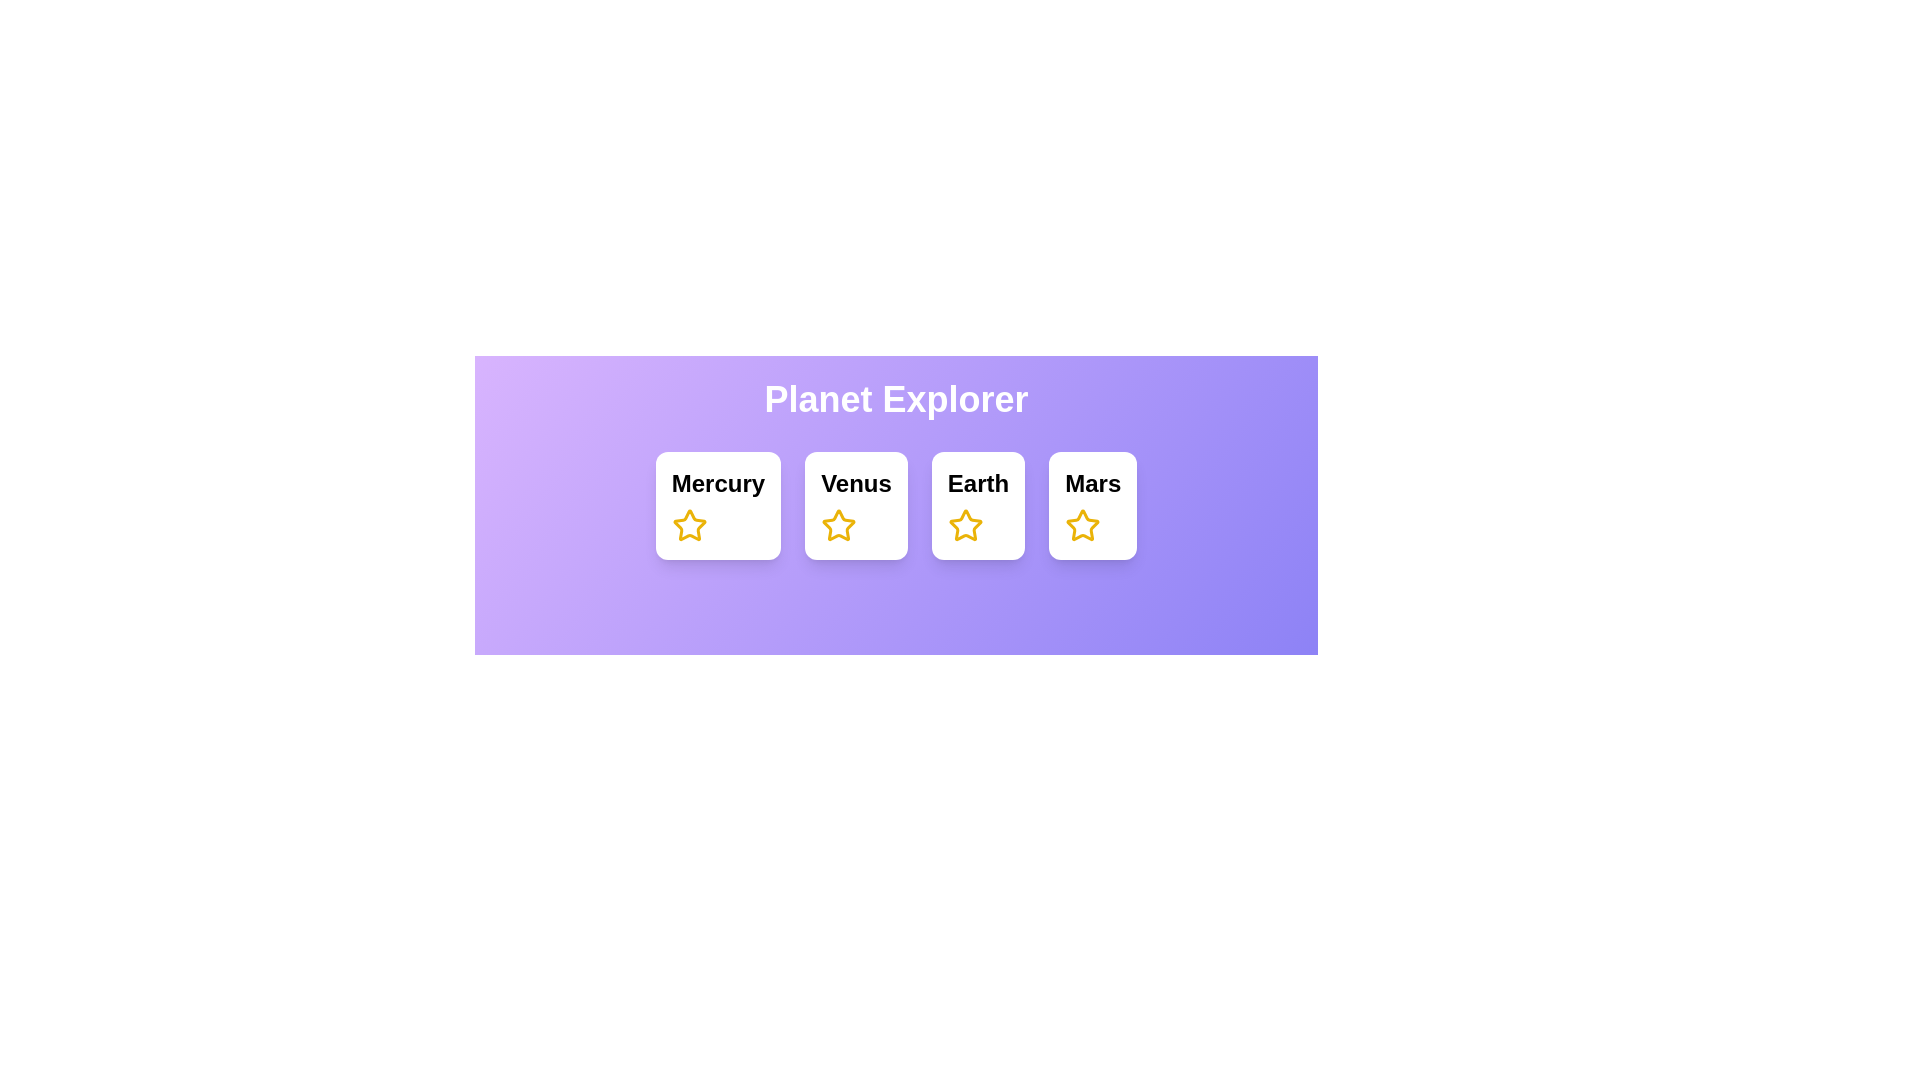  I want to click on the yellow star icon with a hollow center located at the bottom of the 'Venus' card to rate or mark it as a favorite, so click(839, 524).